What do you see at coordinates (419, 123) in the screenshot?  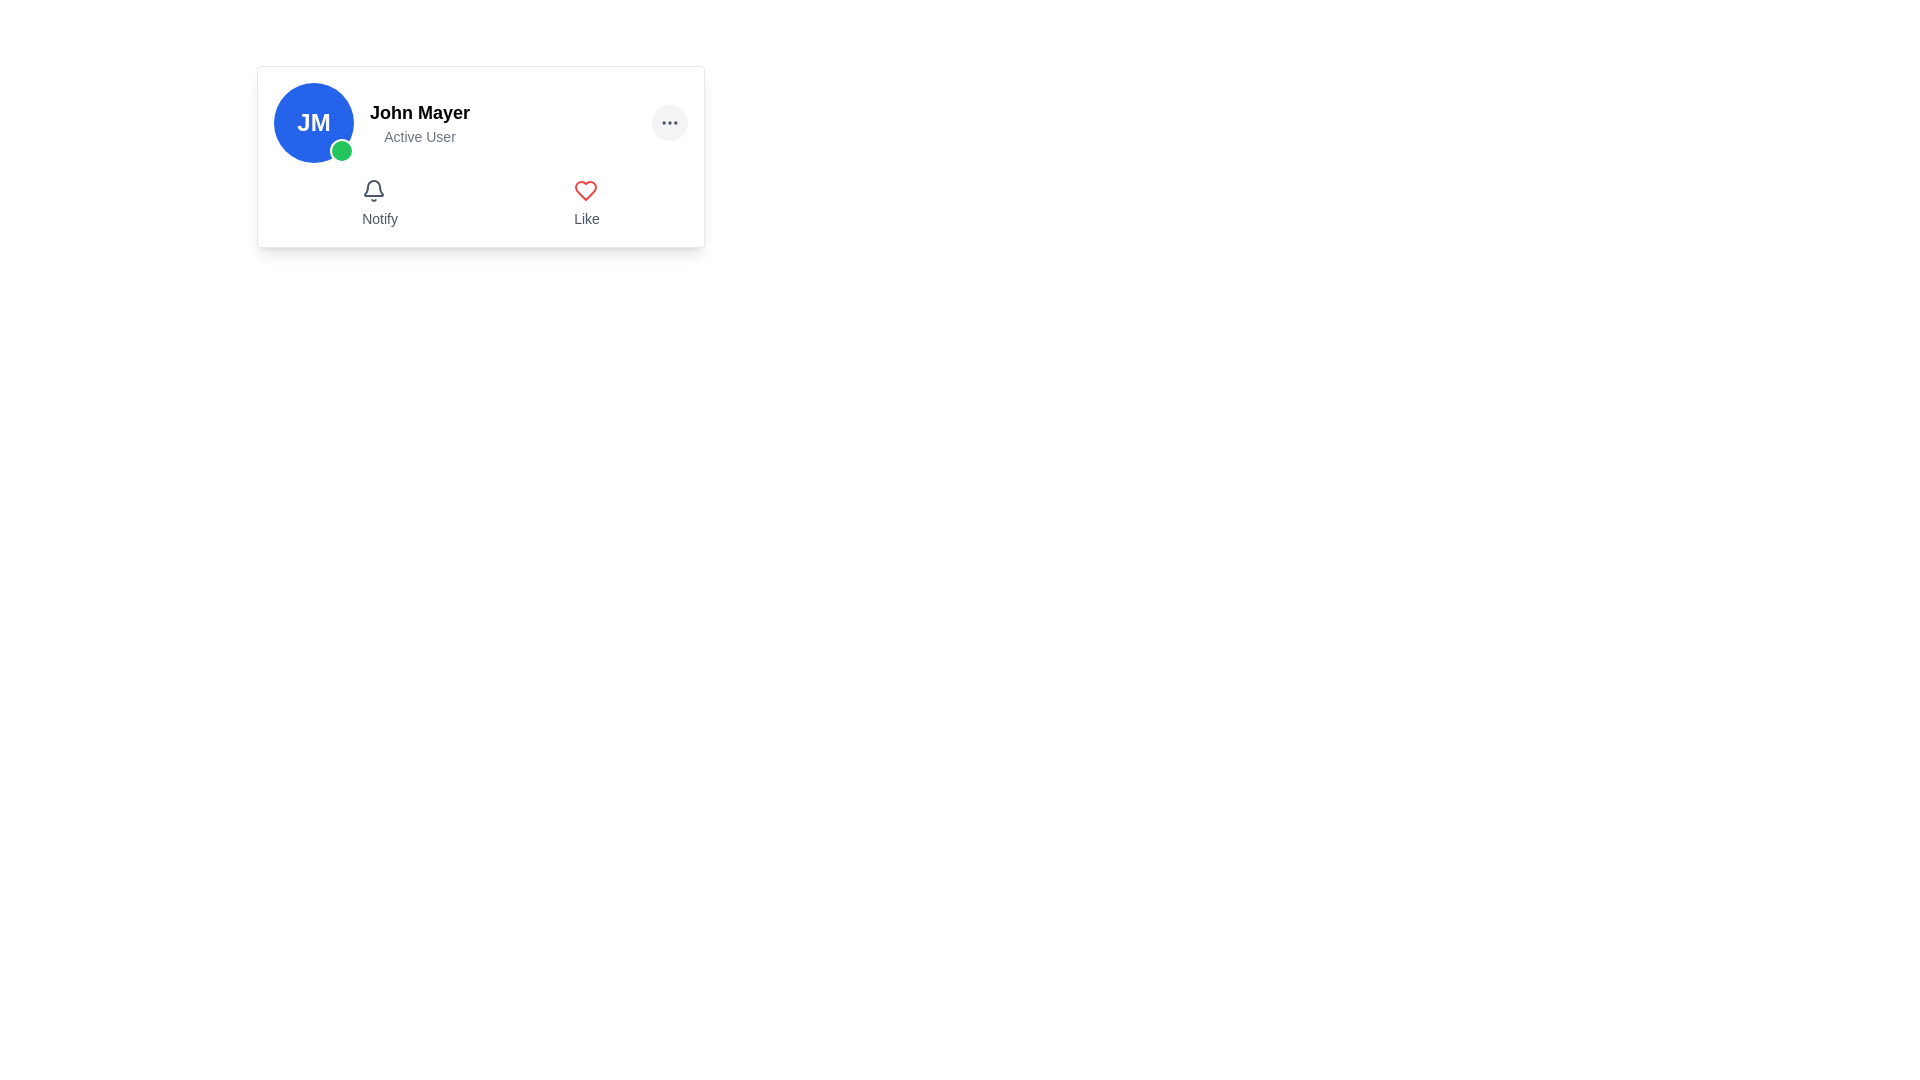 I see `text content of the Text Component displaying 'John Mayer' and 'Active User', which is located within a card layout to the right of a blue circle with initials 'JM'` at bounding box center [419, 123].